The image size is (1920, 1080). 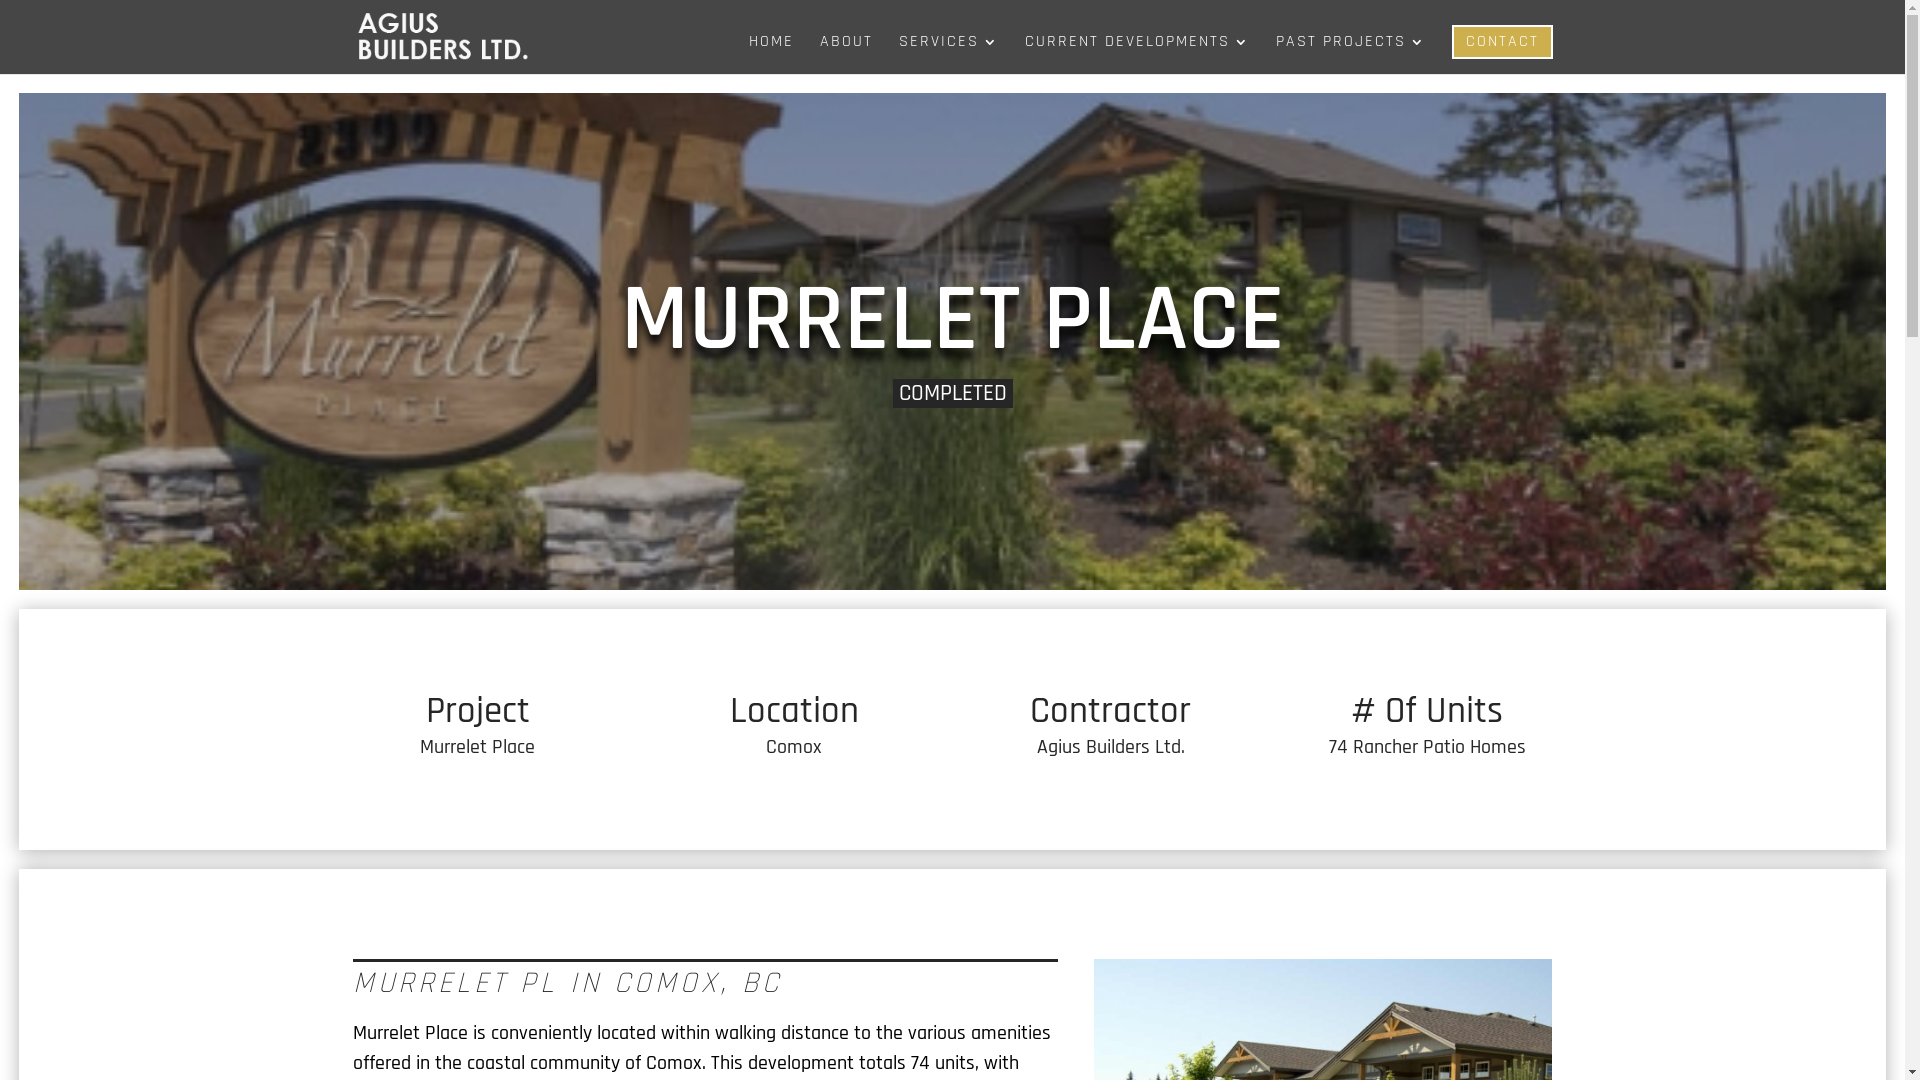 What do you see at coordinates (769, 53) in the screenshot?
I see `'HOME'` at bounding box center [769, 53].